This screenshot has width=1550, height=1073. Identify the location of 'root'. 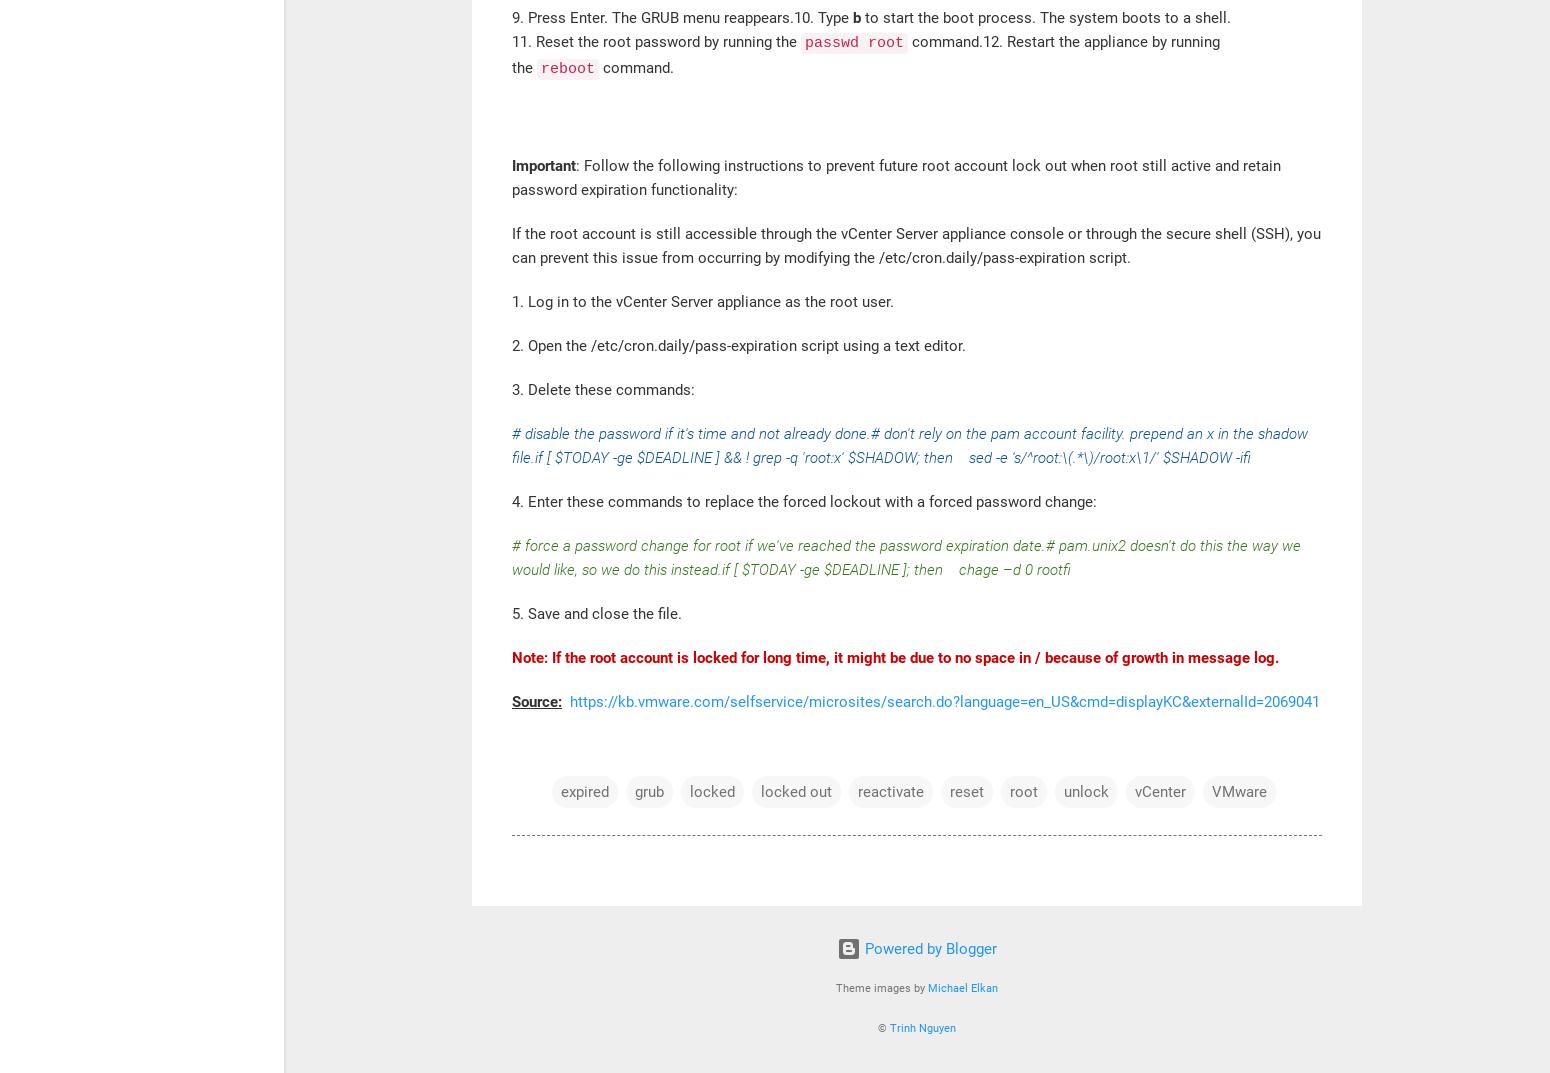
(1023, 791).